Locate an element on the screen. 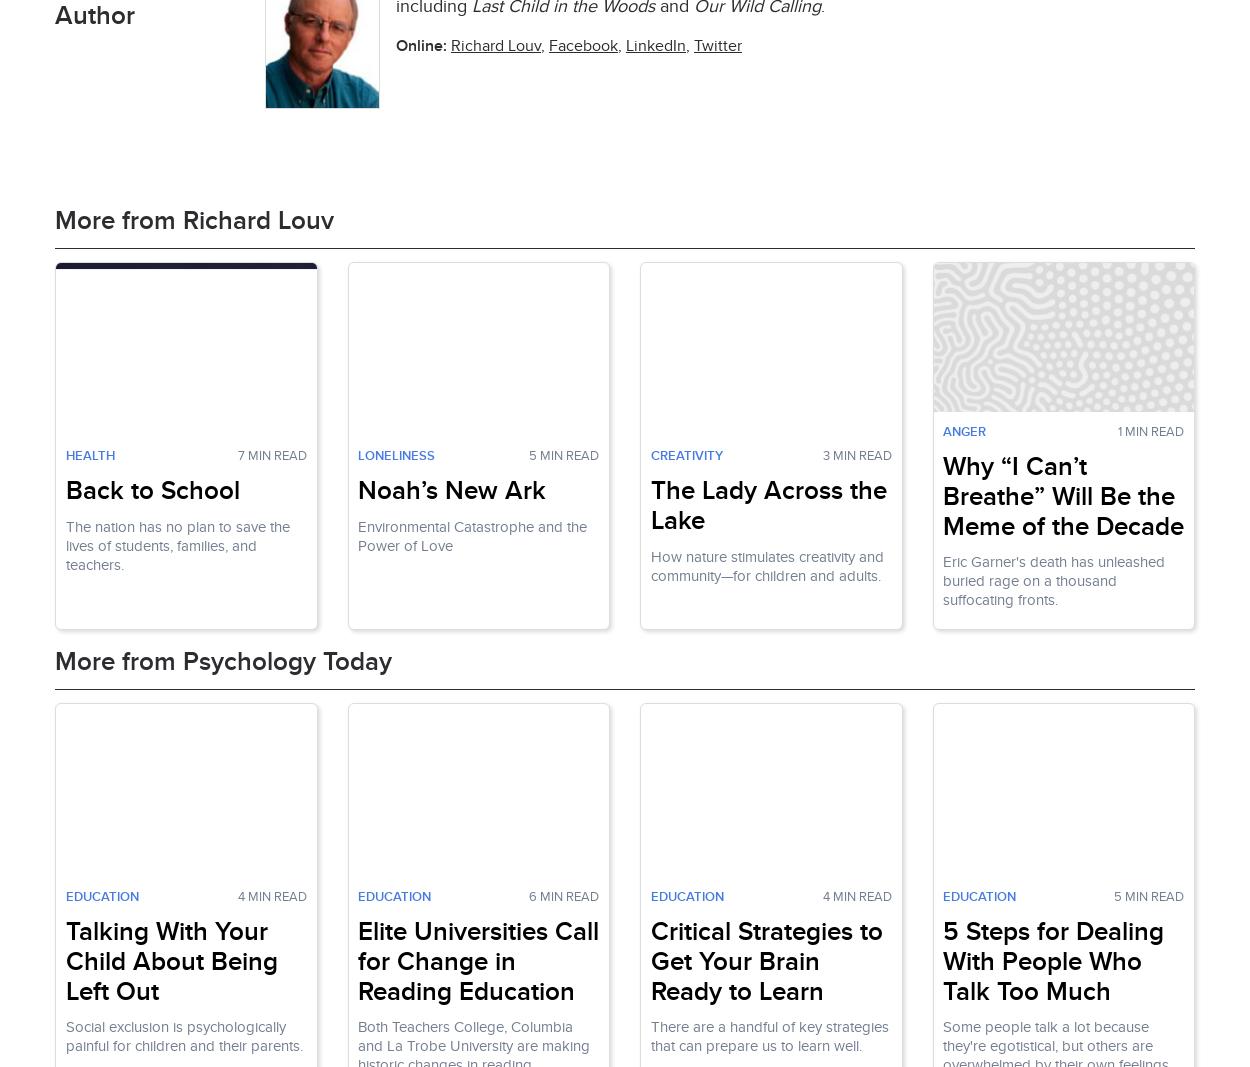 The image size is (1250, 1067). 'Talking With Your Child About Being Left Out' is located at coordinates (171, 961).